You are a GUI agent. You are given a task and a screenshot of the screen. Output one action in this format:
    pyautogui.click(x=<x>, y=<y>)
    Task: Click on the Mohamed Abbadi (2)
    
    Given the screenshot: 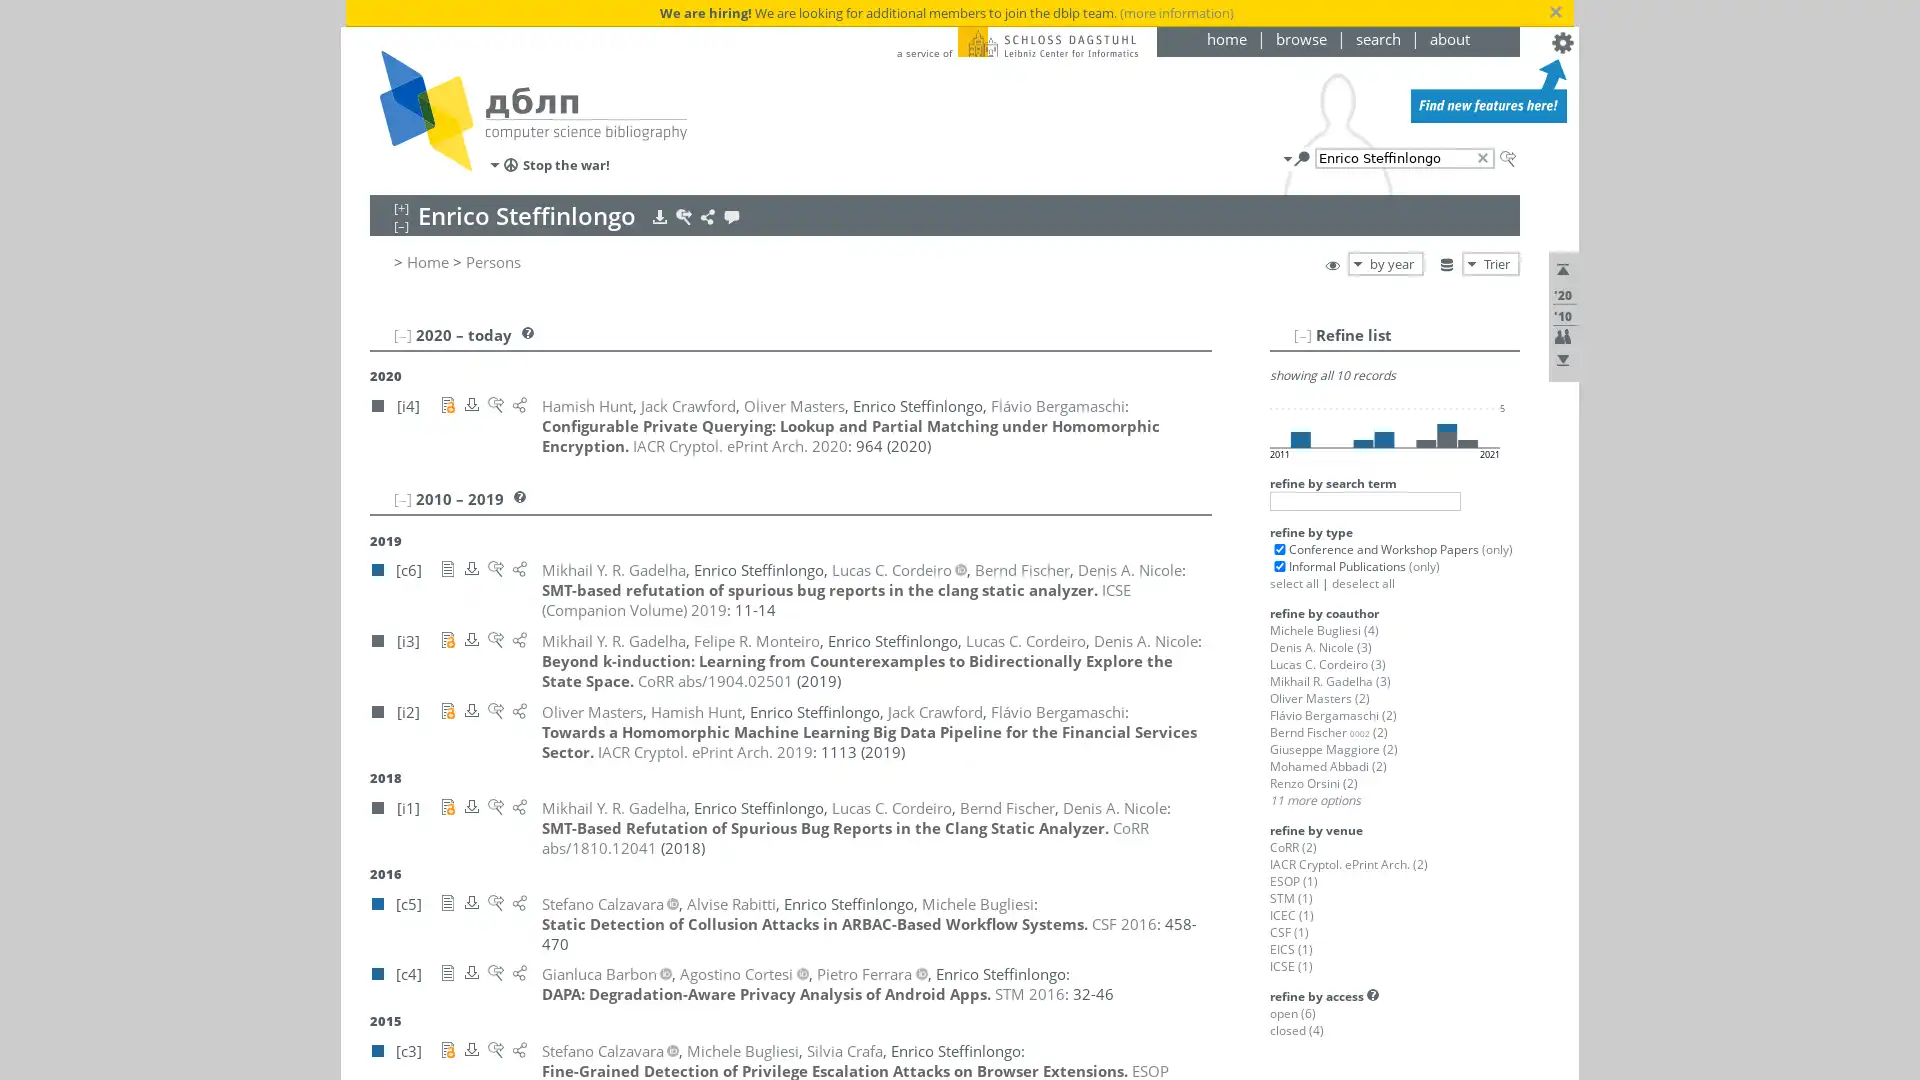 What is the action you would take?
    pyautogui.click(x=1328, y=765)
    